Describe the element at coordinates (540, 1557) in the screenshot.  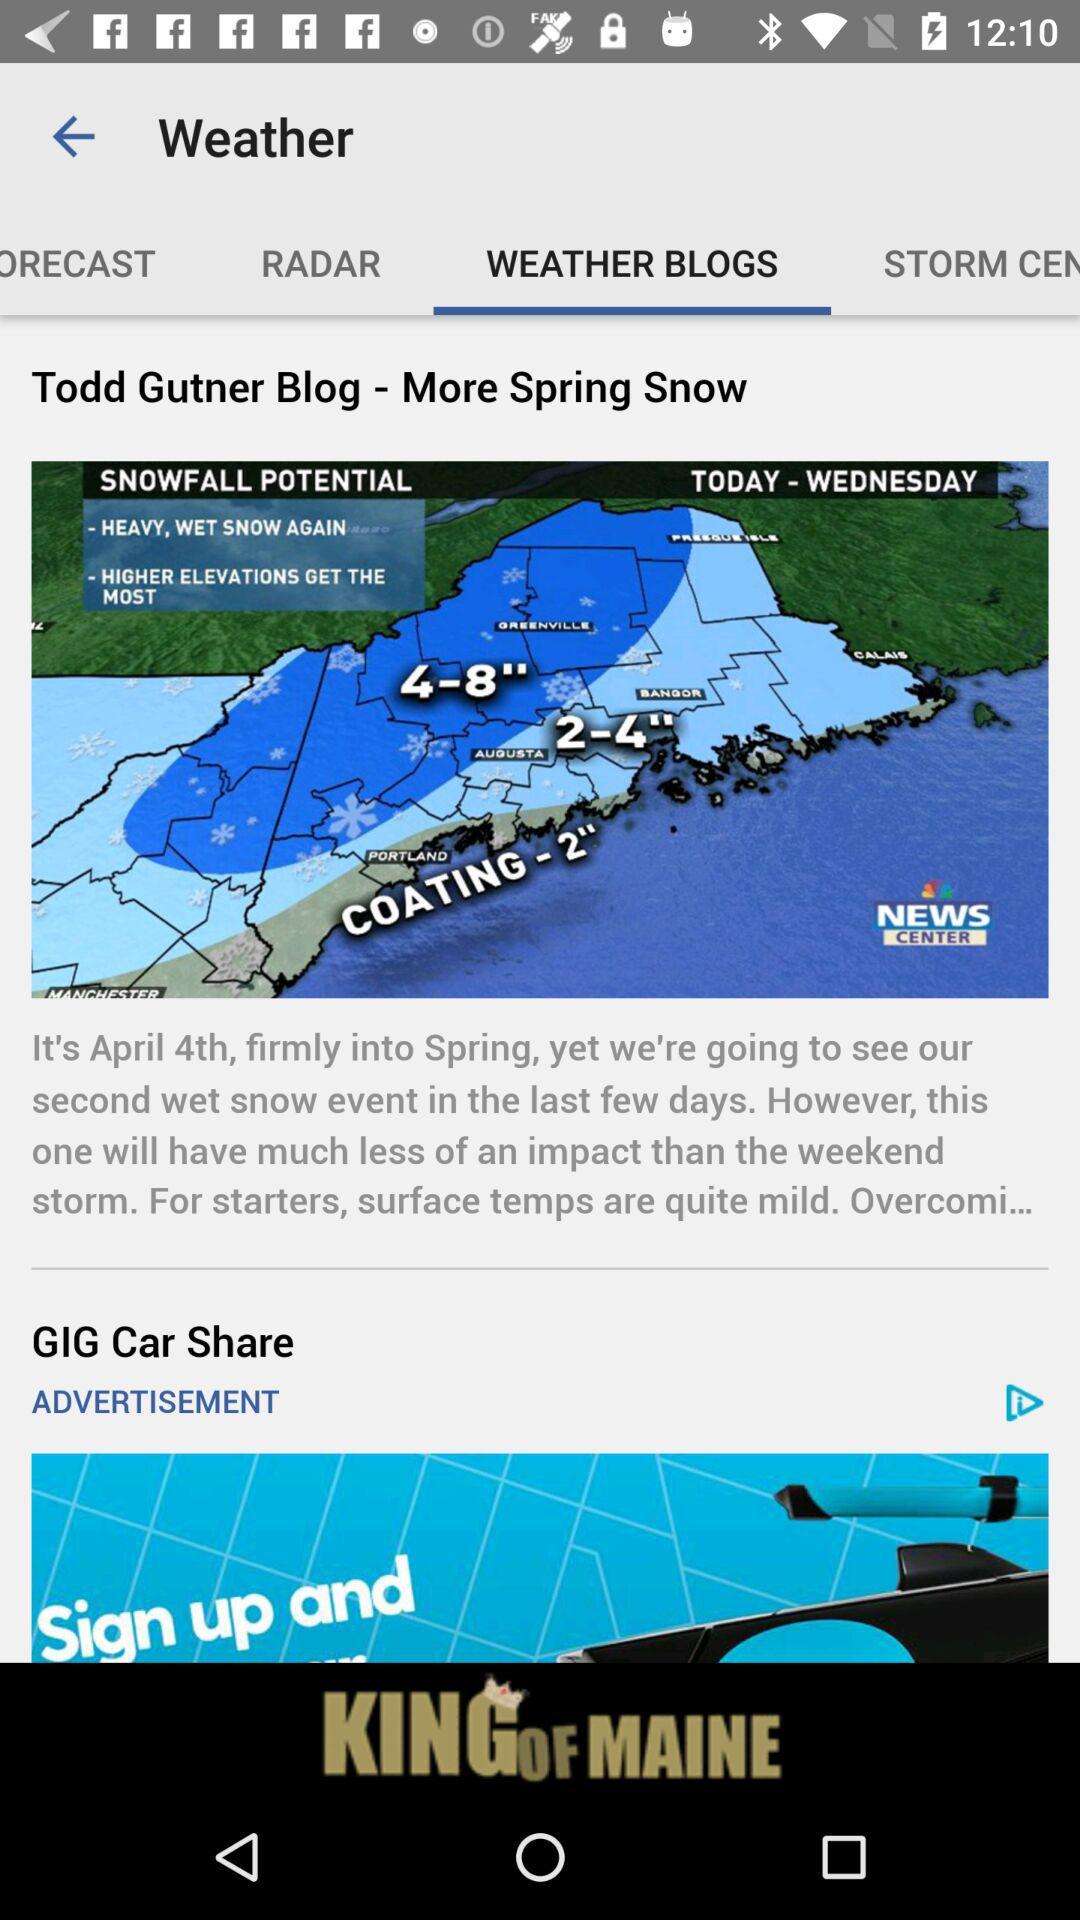
I see `click on advertisement` at that location.